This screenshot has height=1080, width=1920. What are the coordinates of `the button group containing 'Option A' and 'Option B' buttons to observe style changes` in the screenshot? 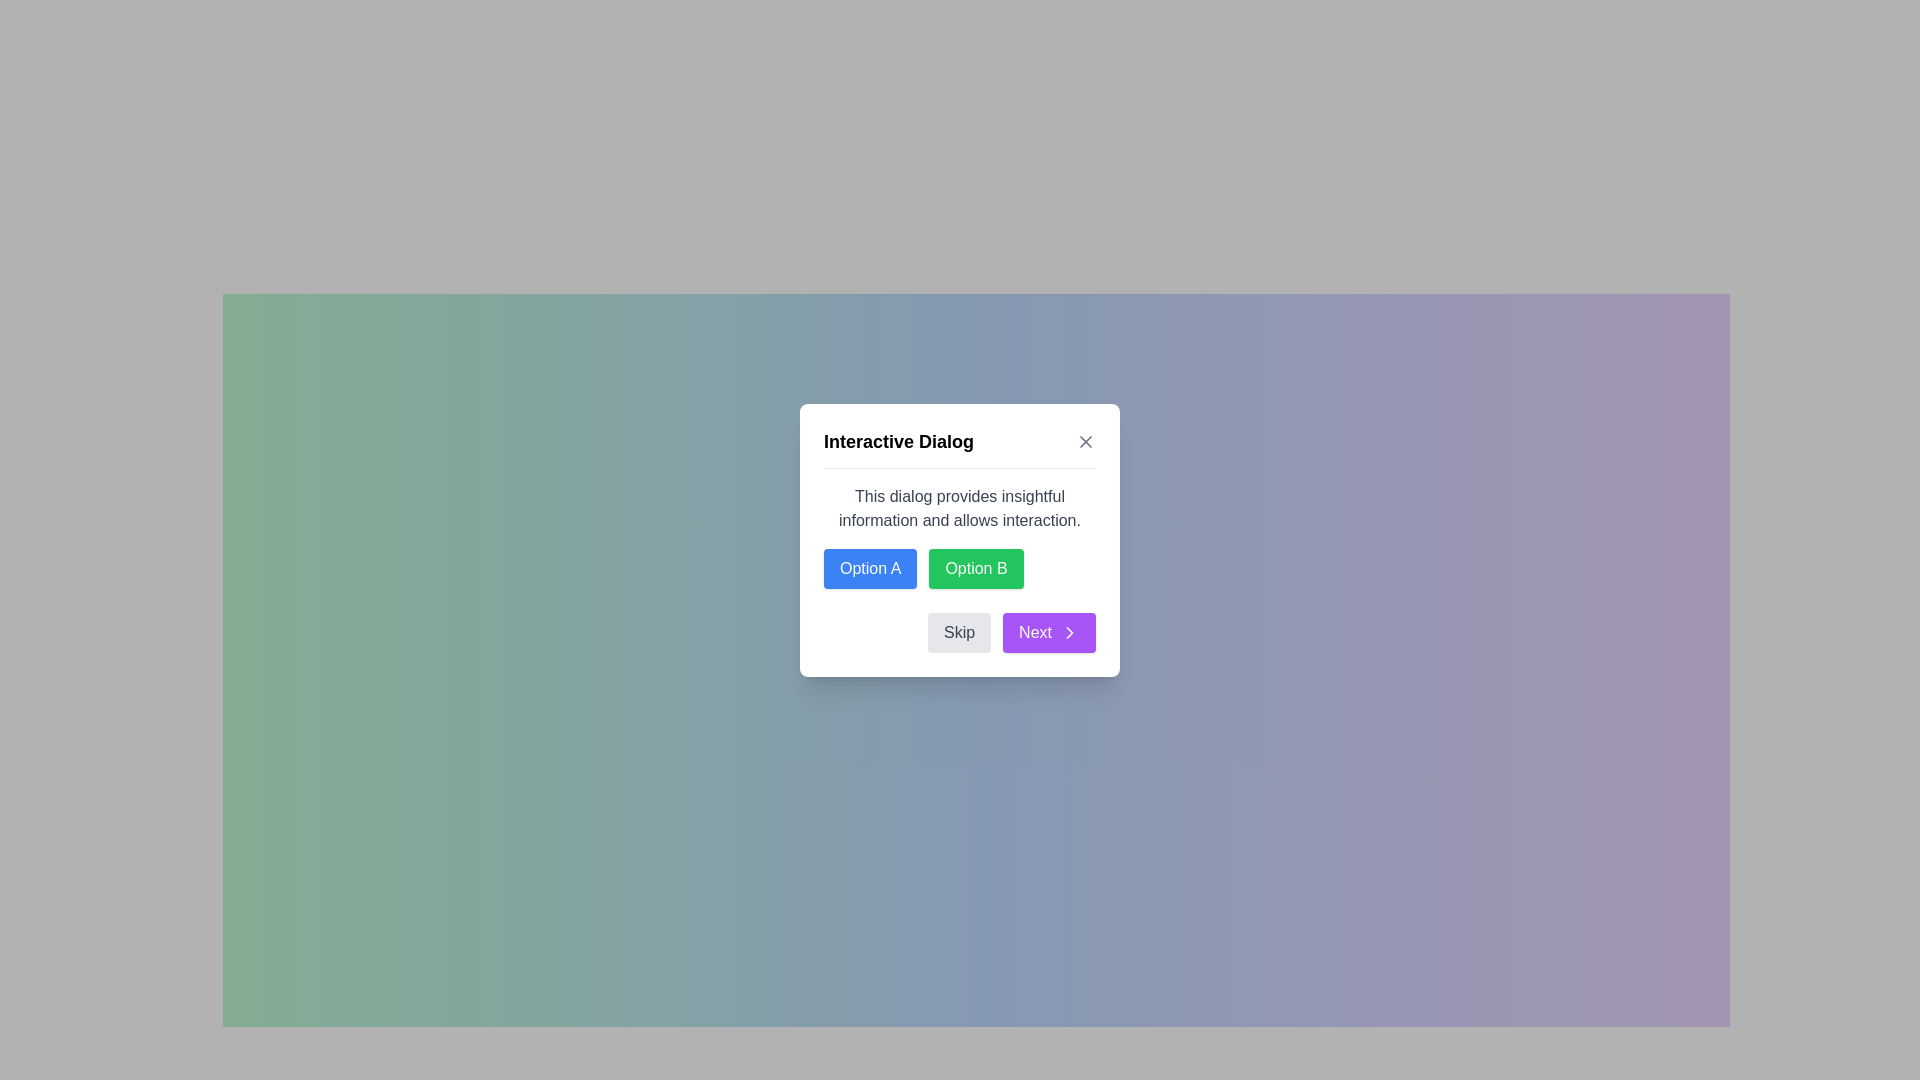 It's located at (960, 568).